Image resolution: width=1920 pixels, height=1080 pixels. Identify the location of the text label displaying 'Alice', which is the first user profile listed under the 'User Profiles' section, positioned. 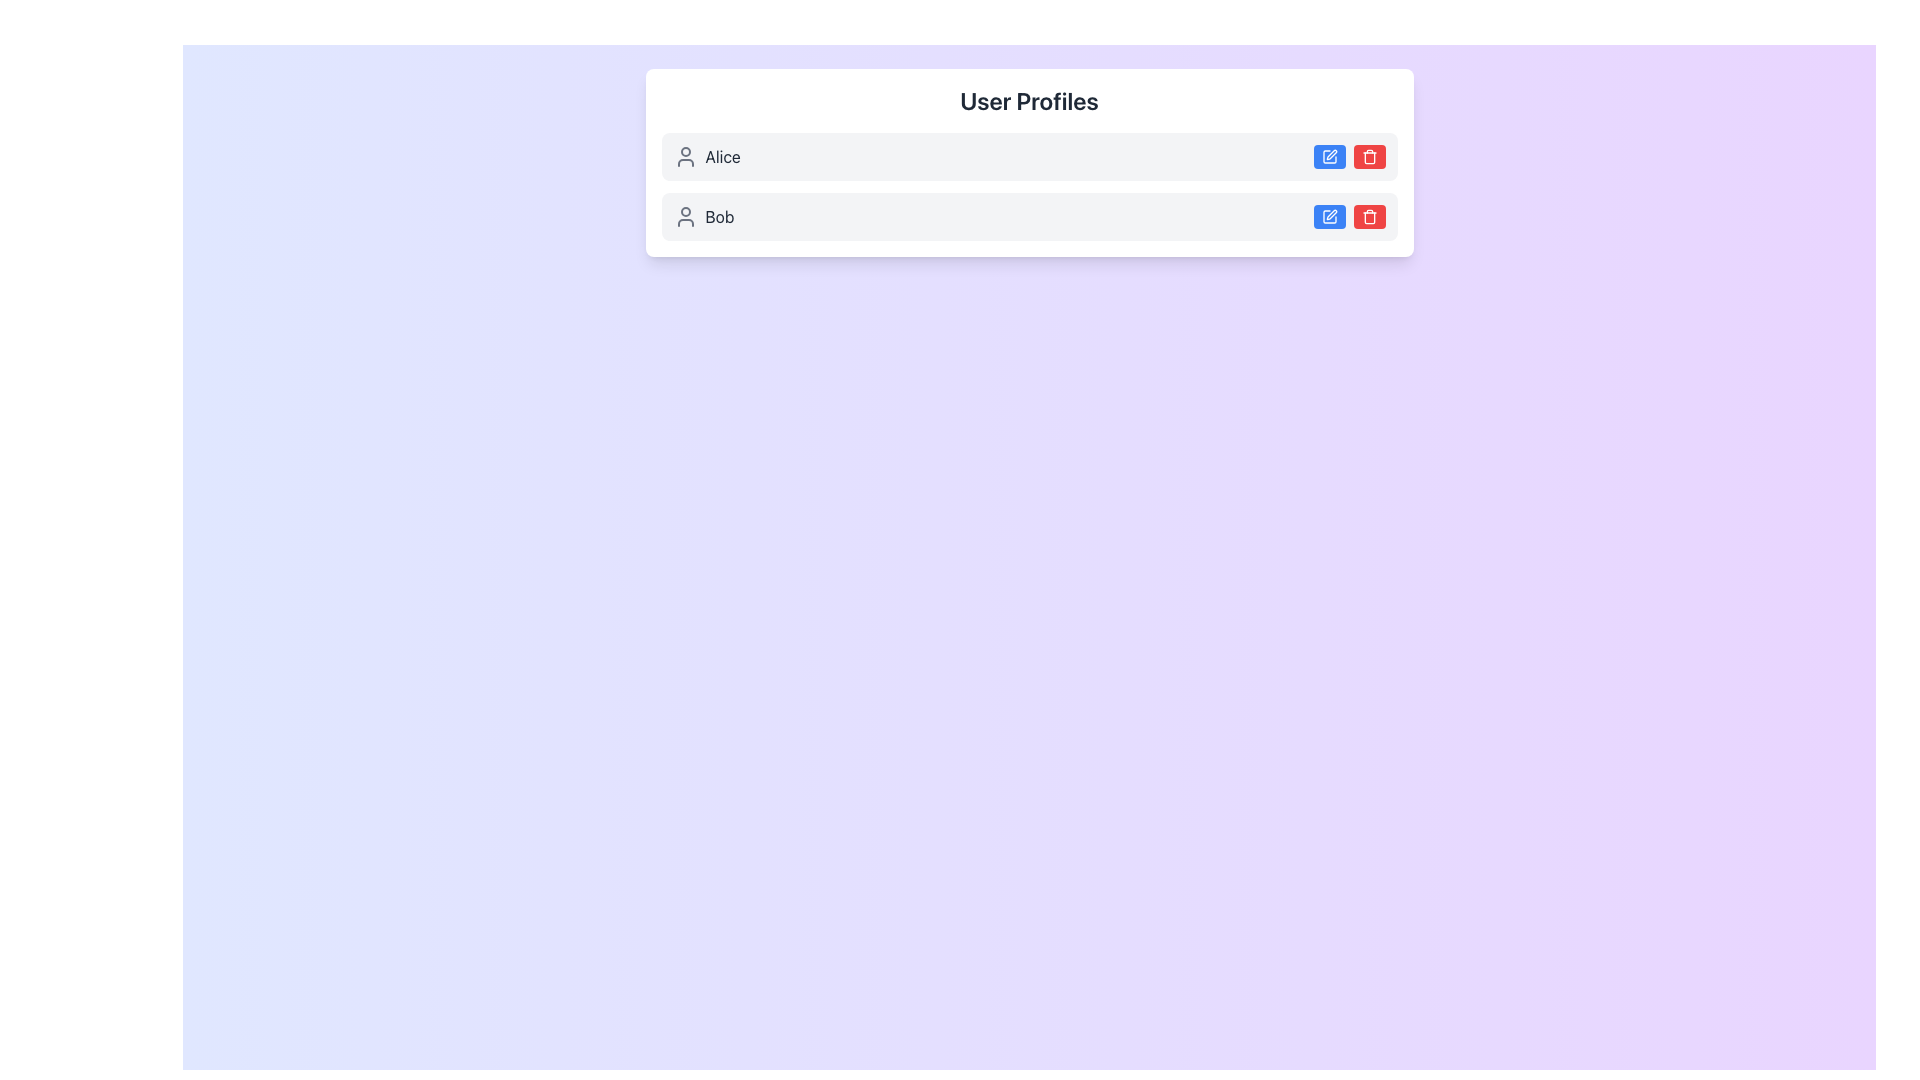
(722, 156).